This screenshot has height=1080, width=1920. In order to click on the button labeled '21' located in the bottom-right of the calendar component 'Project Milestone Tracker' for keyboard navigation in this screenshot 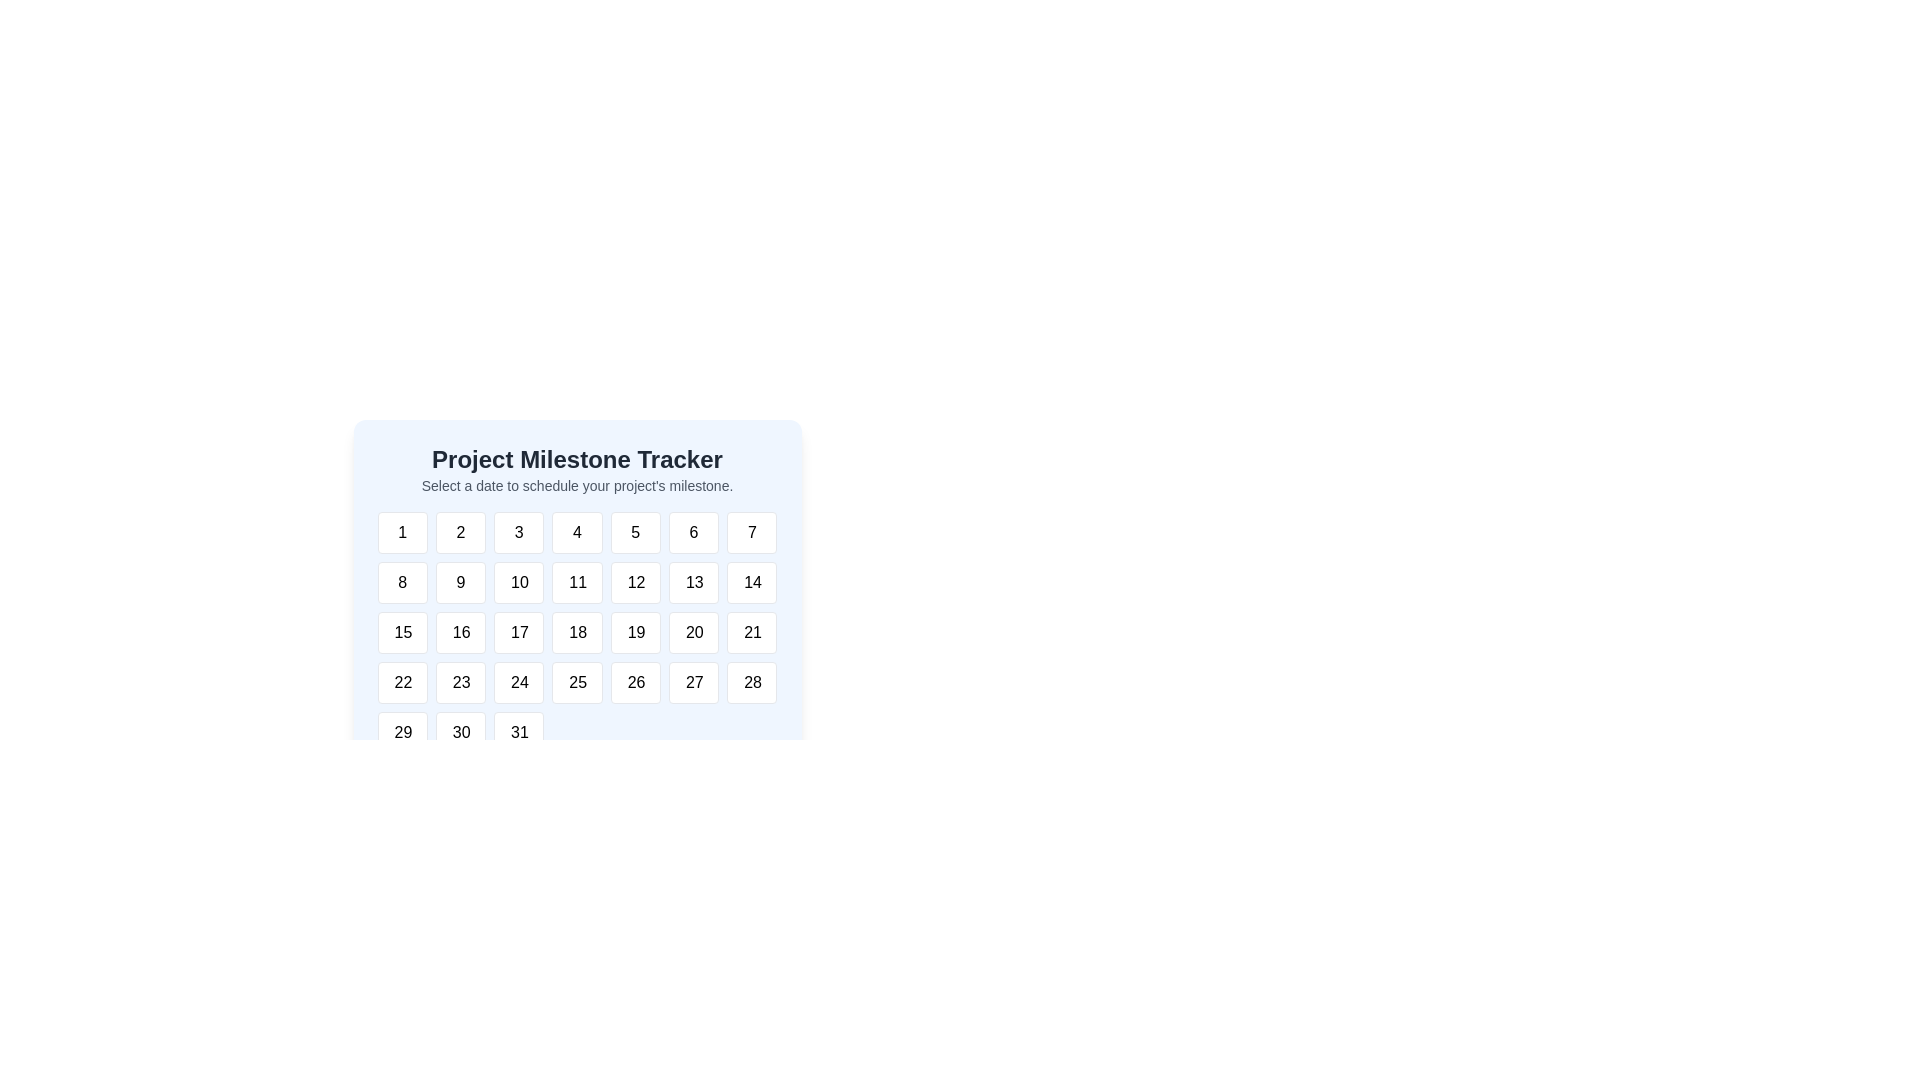, I will do `click(751, 632)`.